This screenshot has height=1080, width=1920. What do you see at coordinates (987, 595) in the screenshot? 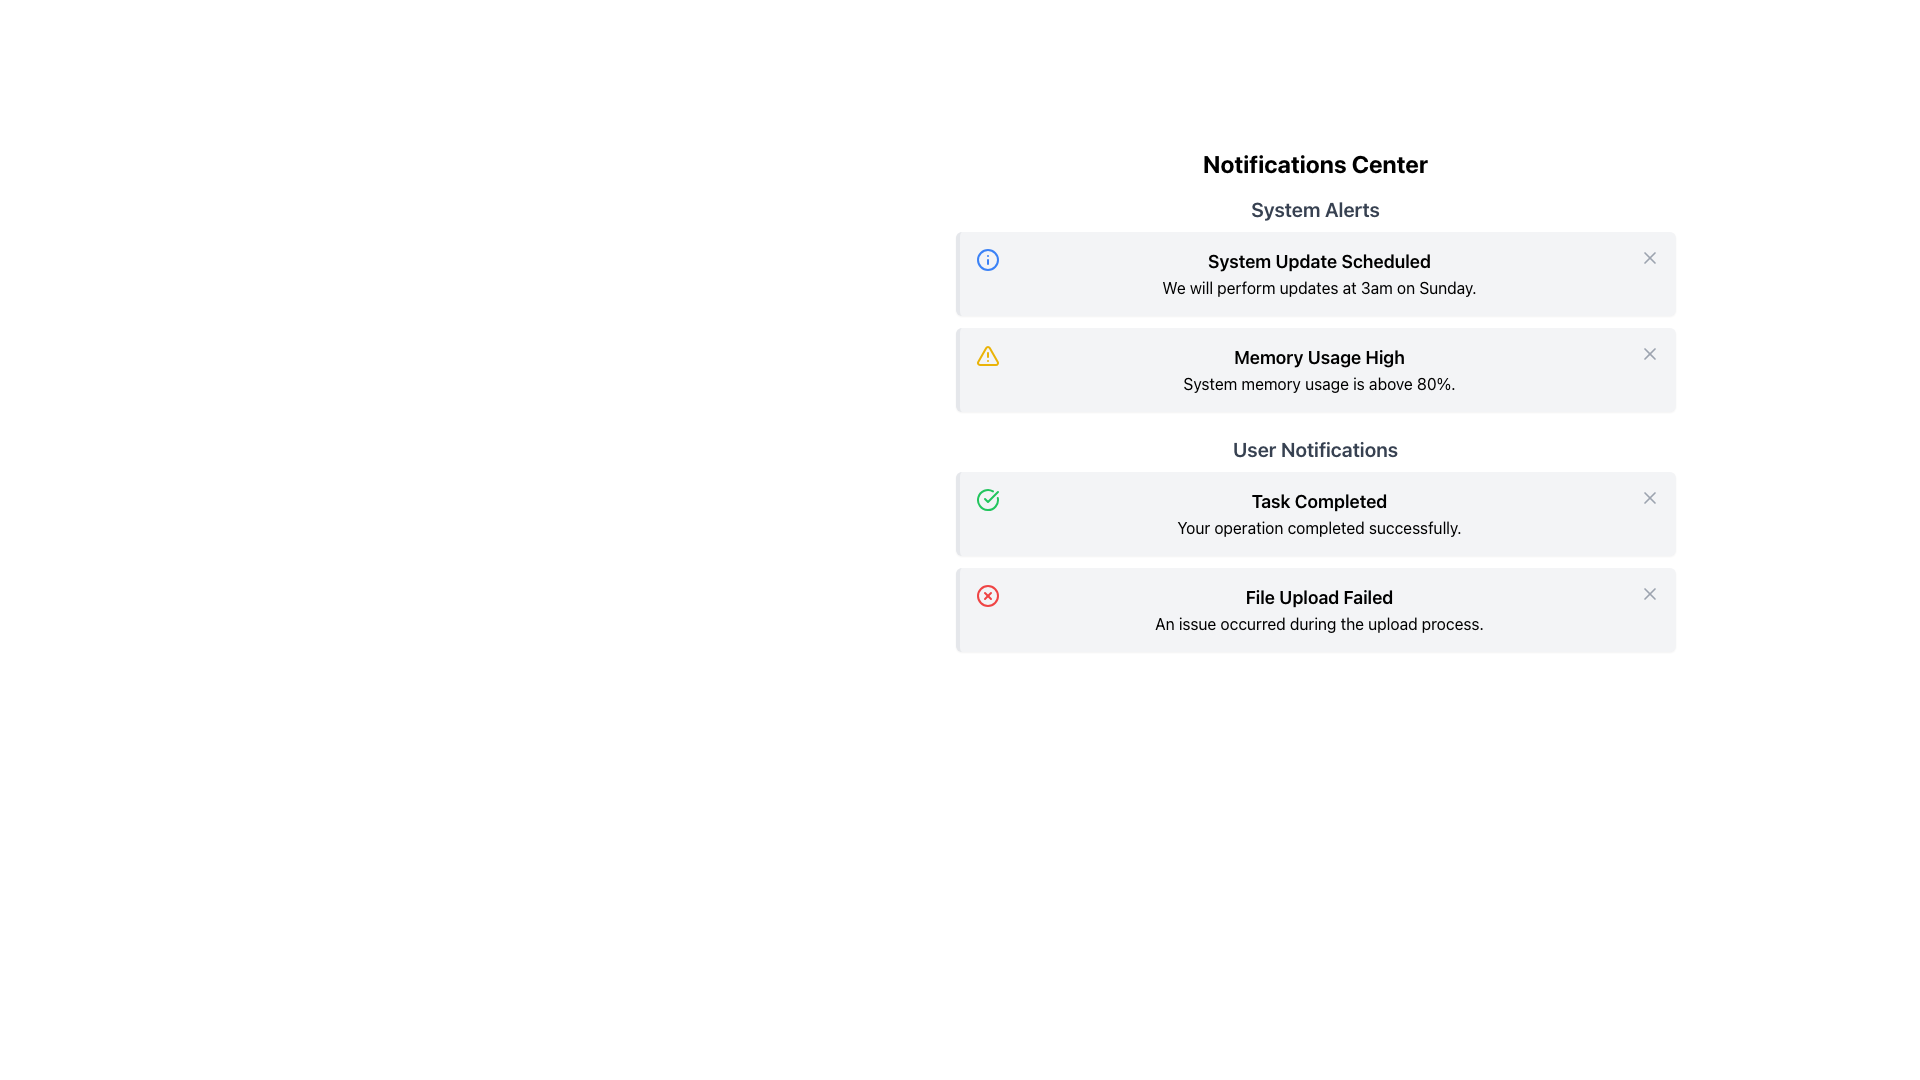
I see `the error icon indicating 'File Upload Failed' located at the left side of the notification card` at bounding box center [987, 595].